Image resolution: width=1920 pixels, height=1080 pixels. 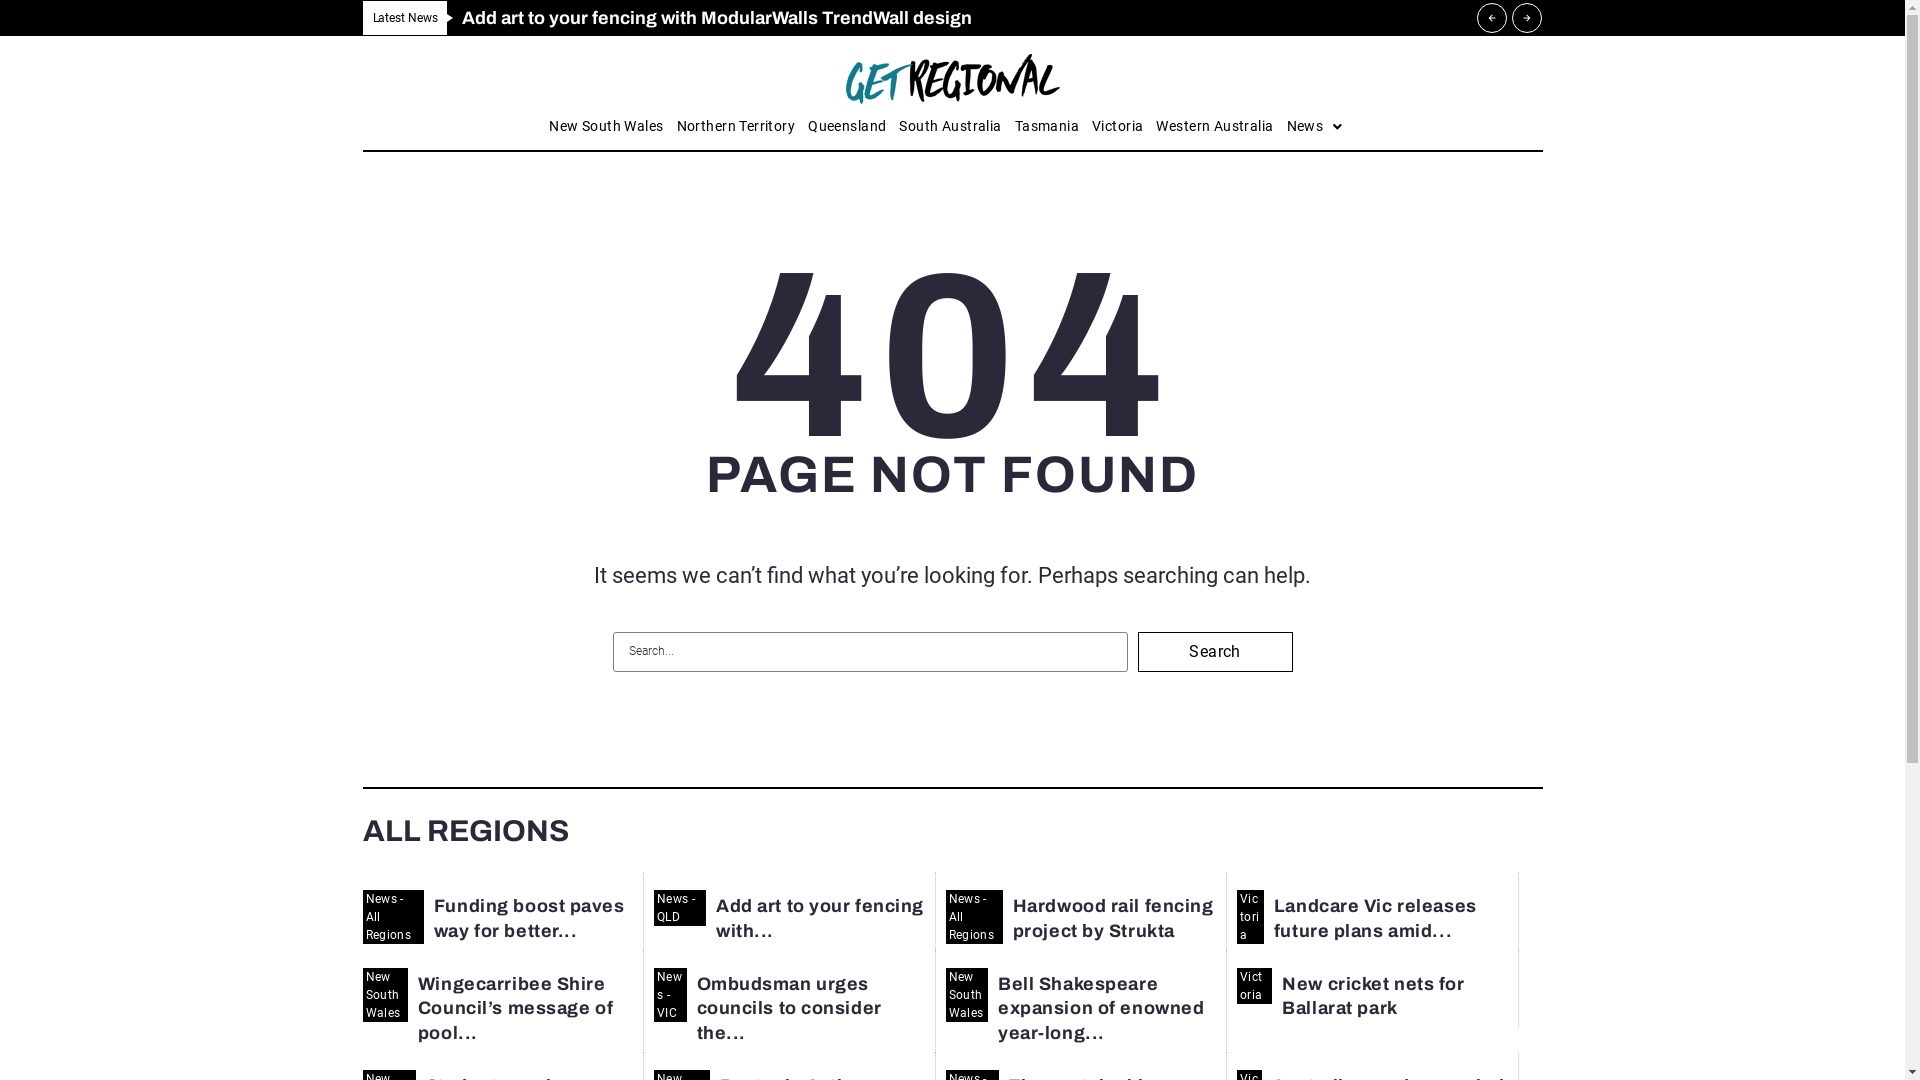 What do you see at coordinates (680, 907) in the screenshot?
I see `'News - QLD'` at bounding box center [680, 907].